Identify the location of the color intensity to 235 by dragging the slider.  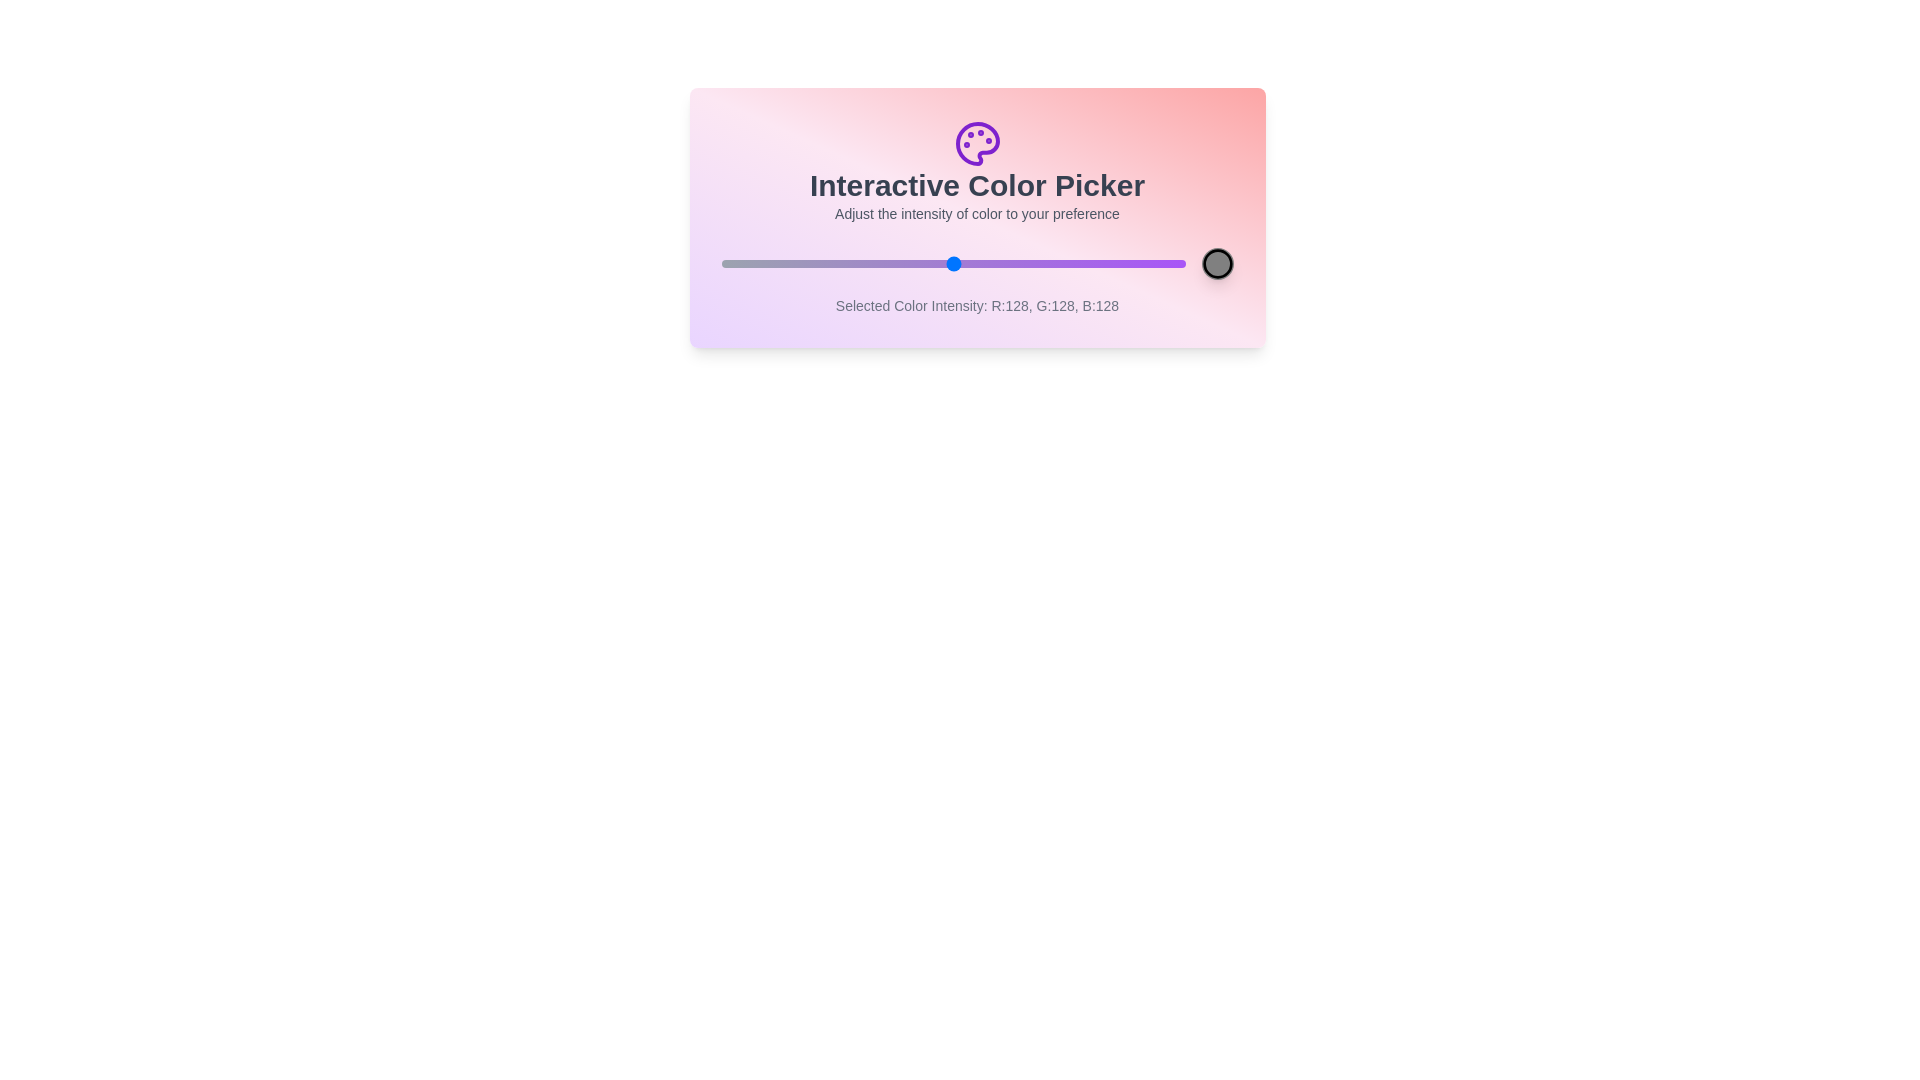
(1147, 262).